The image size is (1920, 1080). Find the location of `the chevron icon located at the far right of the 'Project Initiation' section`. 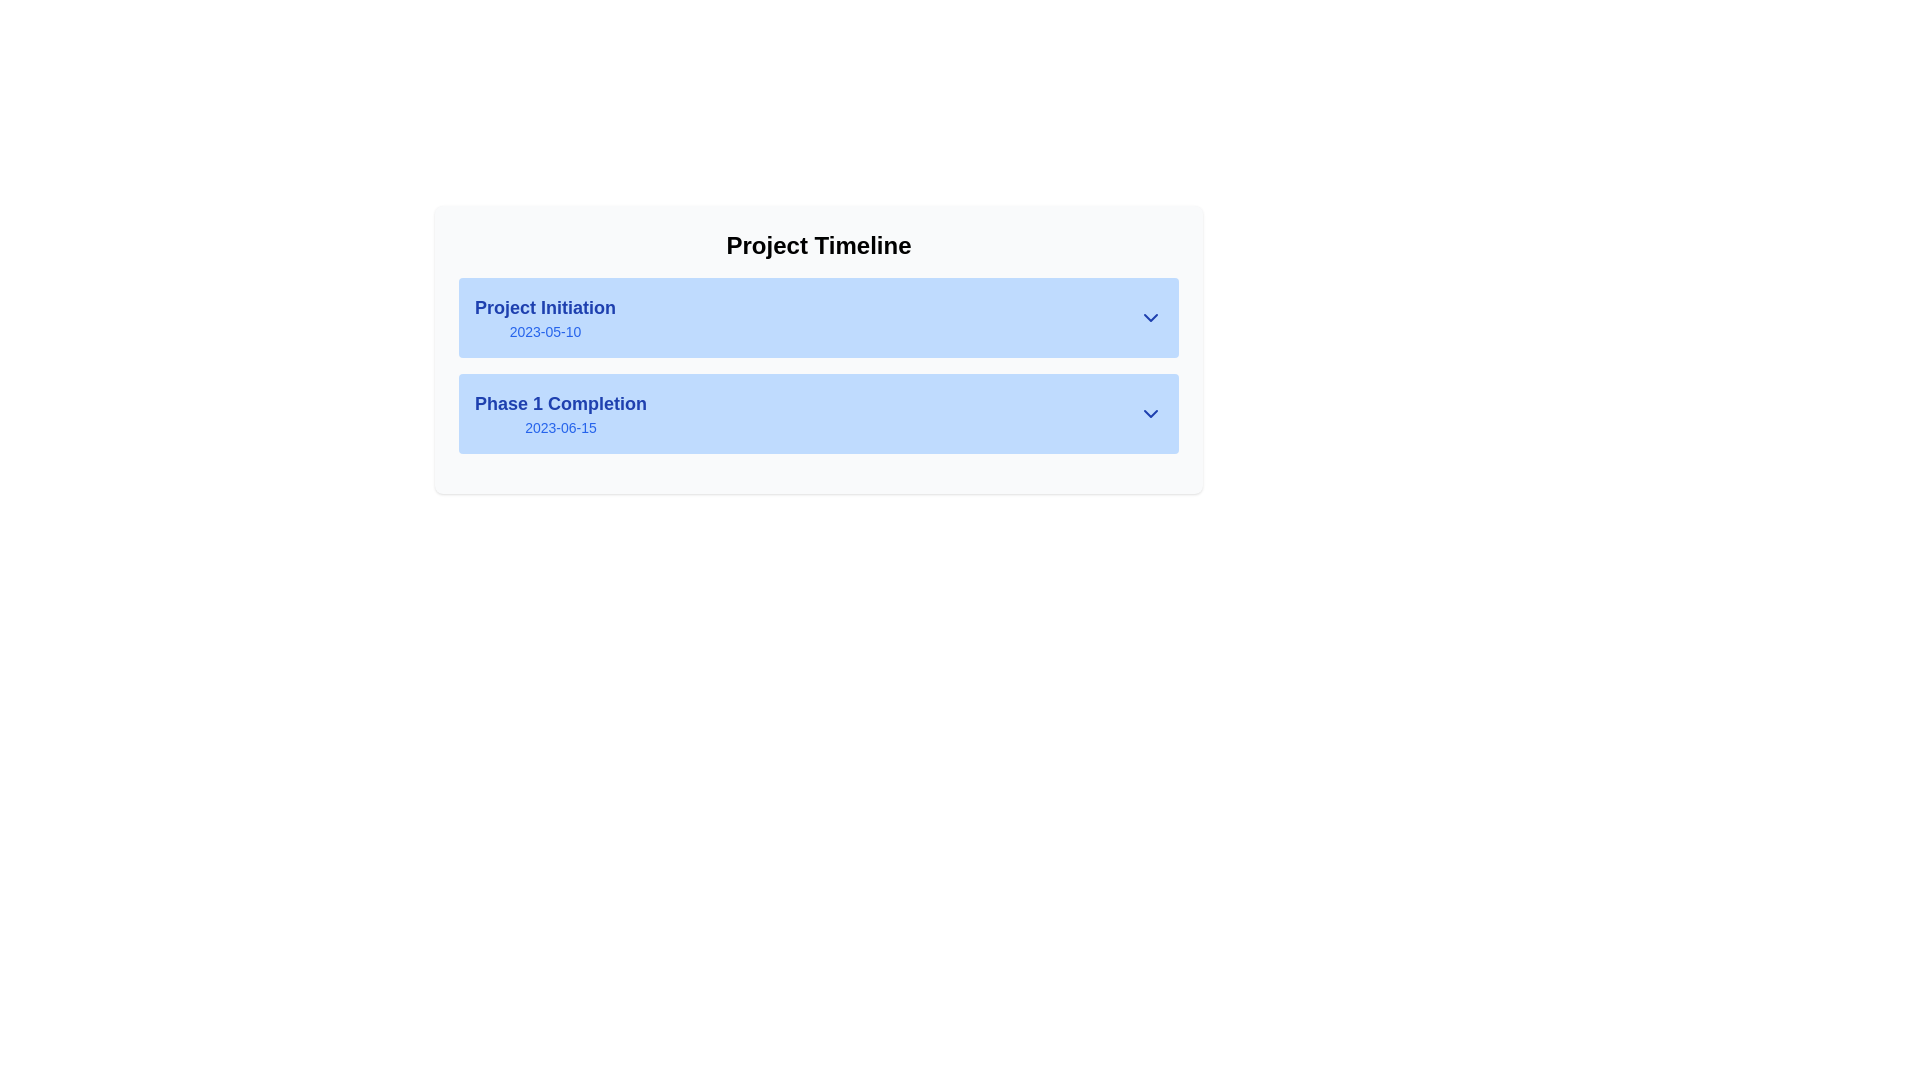

the chevron icon located at the far right of the 'Project Initiation' section is located at coordinates (1151, 316).